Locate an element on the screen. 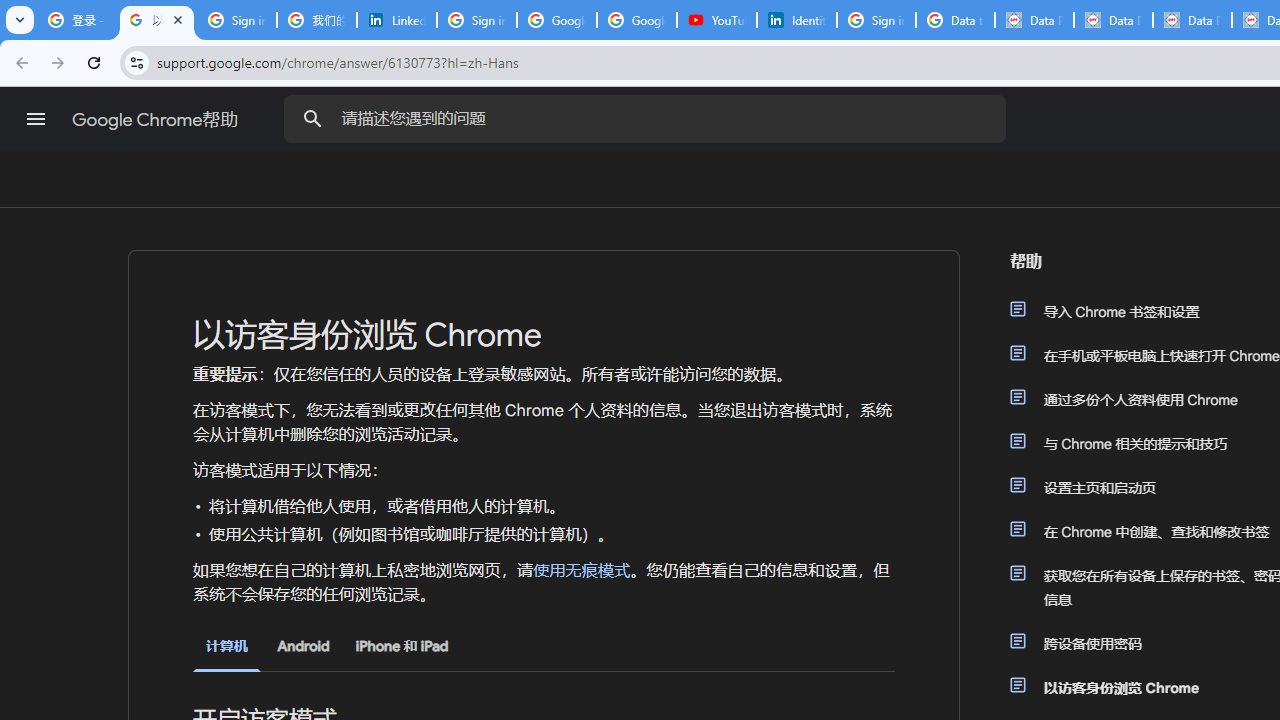  'Sign in - Google Accounts' is located at coordinates (876, 20).